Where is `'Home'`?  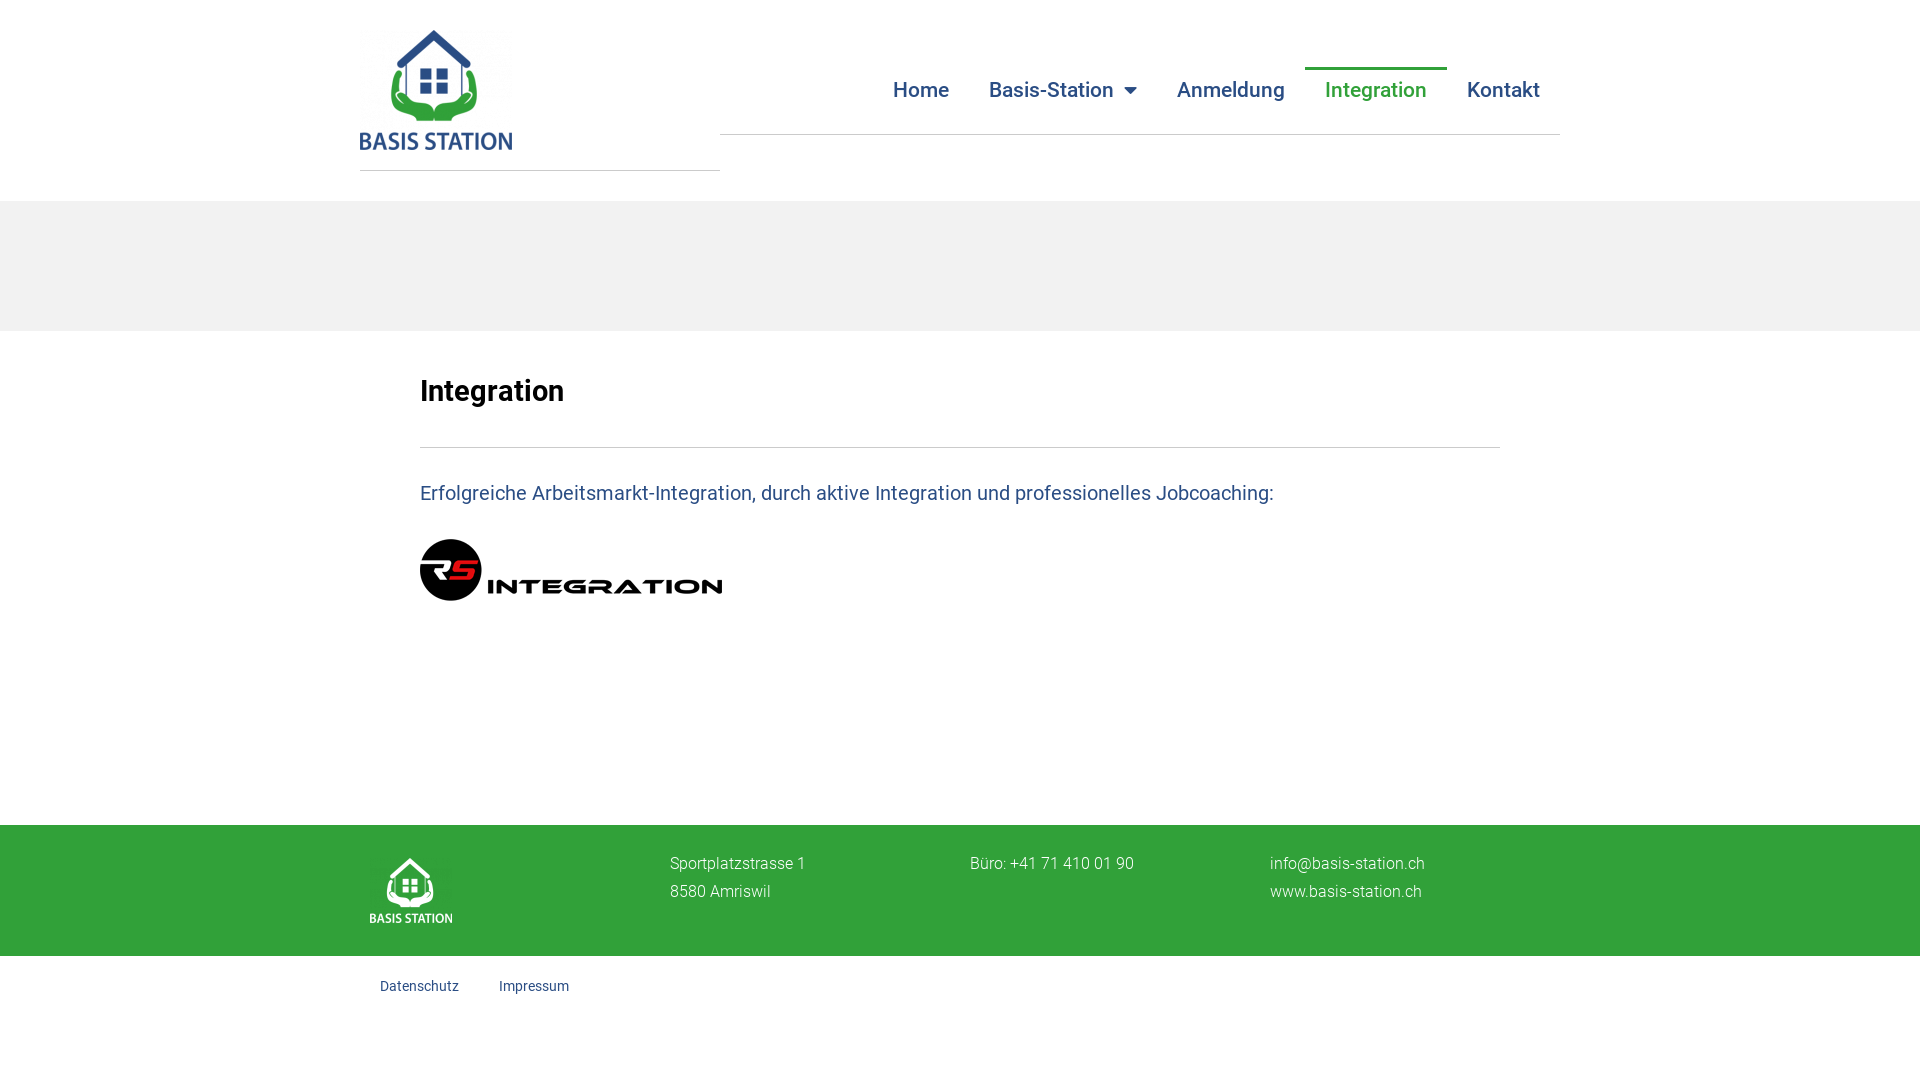 'Home' is located at coordinates (920, 88).